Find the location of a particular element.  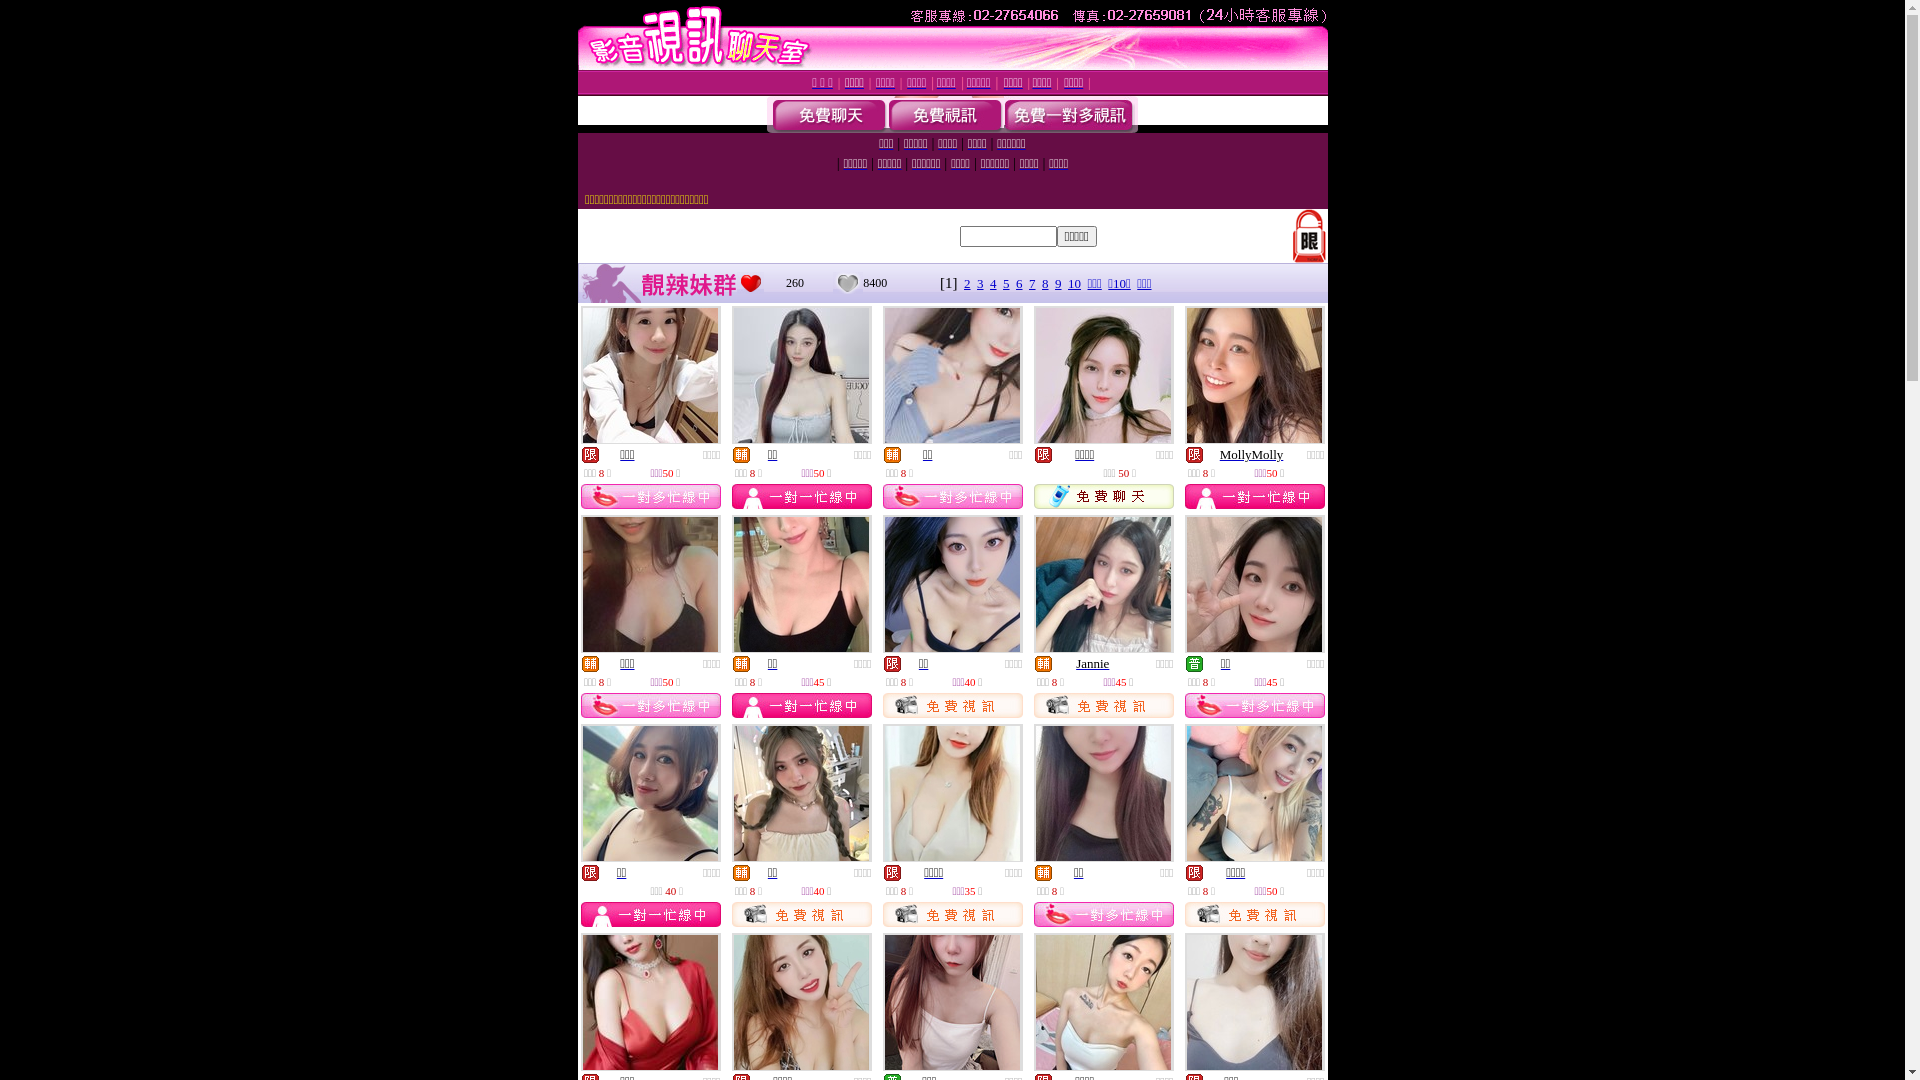

'3' is located at coordinates (980, 283).